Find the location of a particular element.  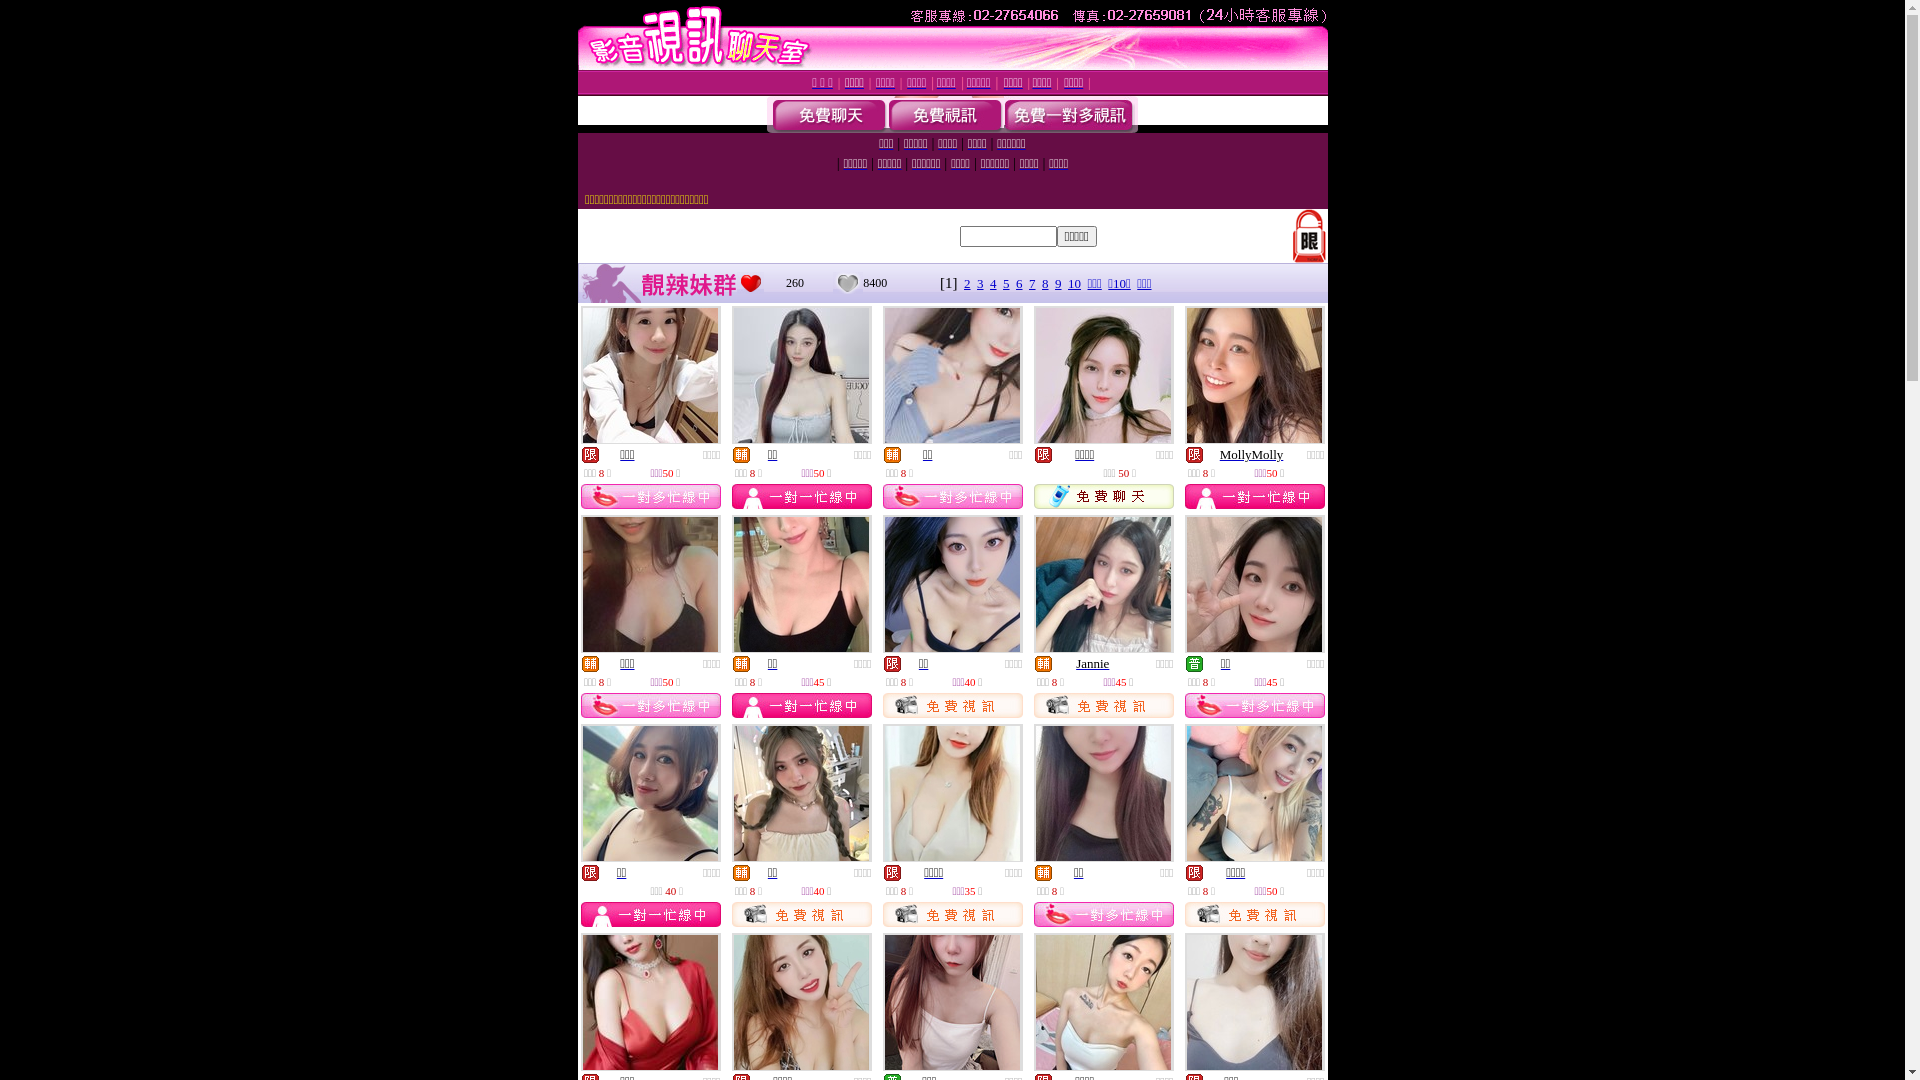

'3' is located at coordinates (980, 283).